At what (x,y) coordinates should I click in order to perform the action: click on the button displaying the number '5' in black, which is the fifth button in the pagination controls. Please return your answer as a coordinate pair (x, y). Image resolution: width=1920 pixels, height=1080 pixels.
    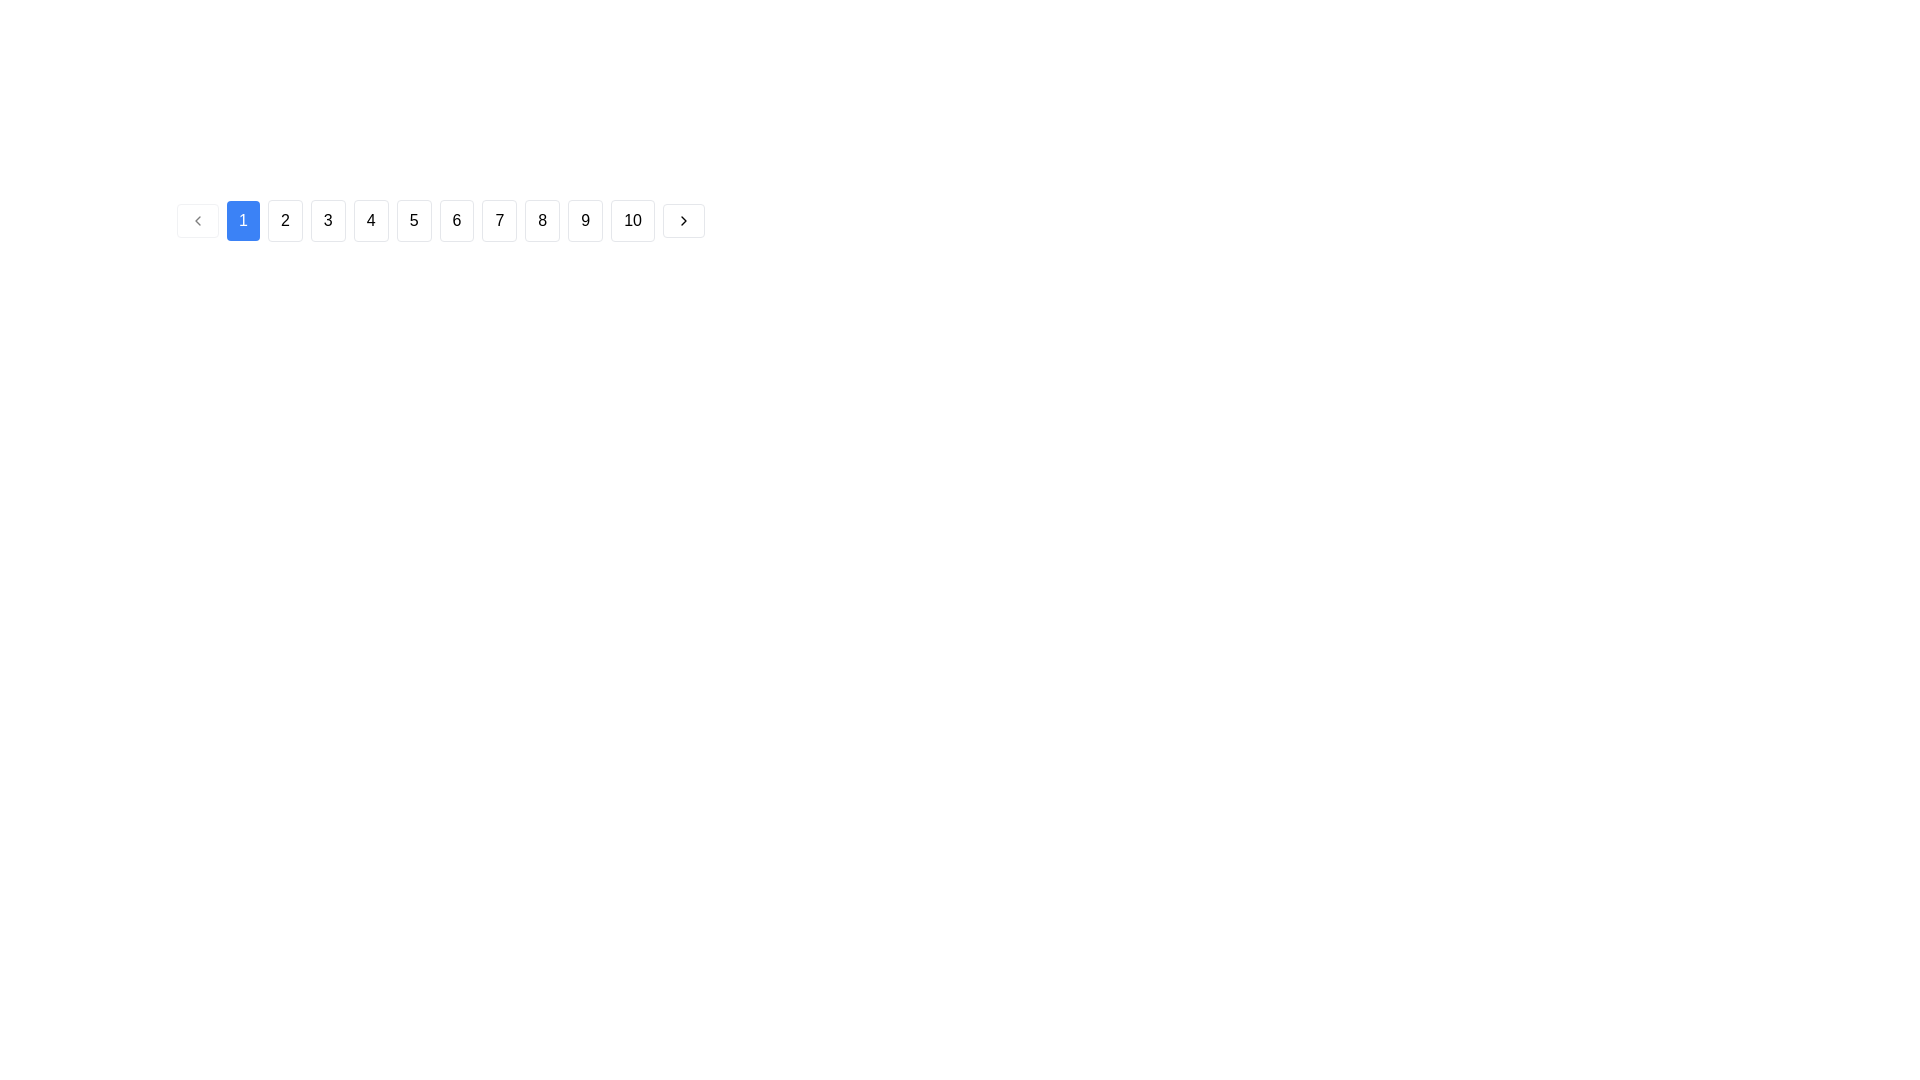
    Looking at the image, I should click on (413, 220).